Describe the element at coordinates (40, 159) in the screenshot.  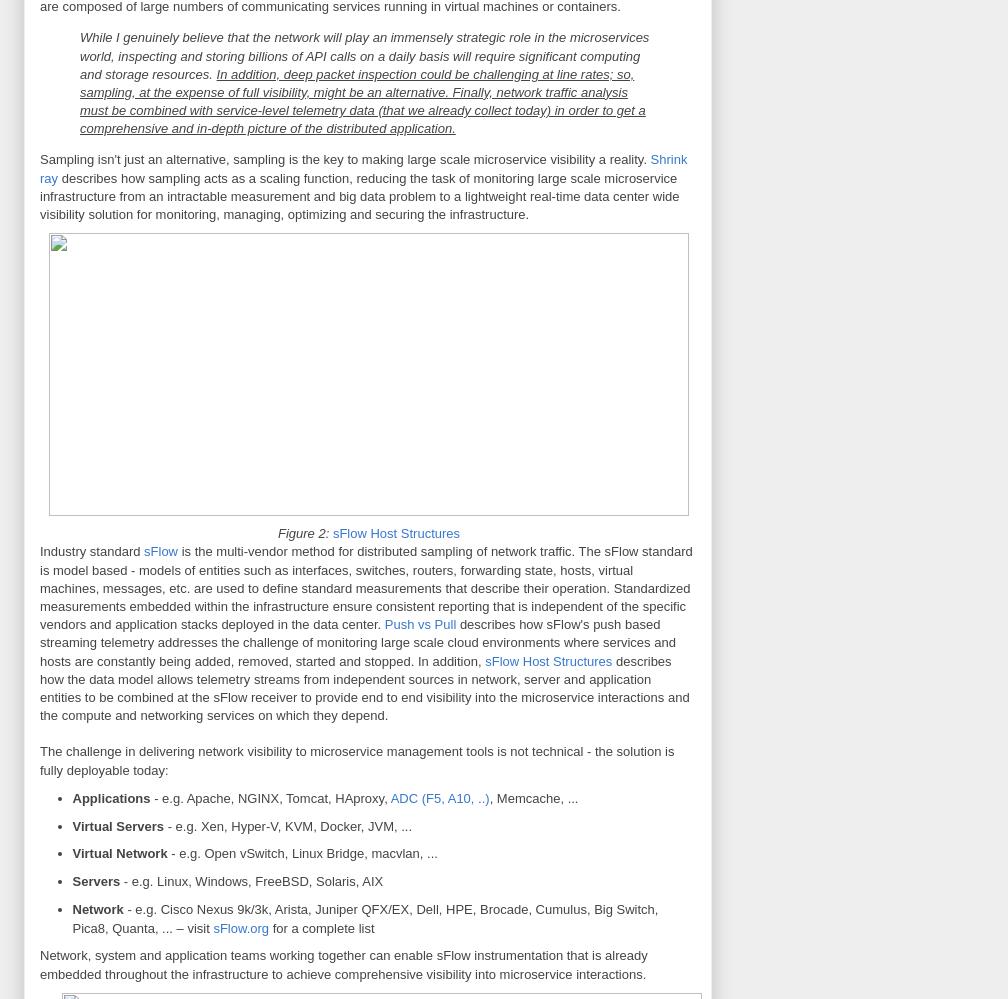
I see `'Sampling isn't just an alternative, sampling is the key to making large scale microservice visibility a reality.'` at that location.